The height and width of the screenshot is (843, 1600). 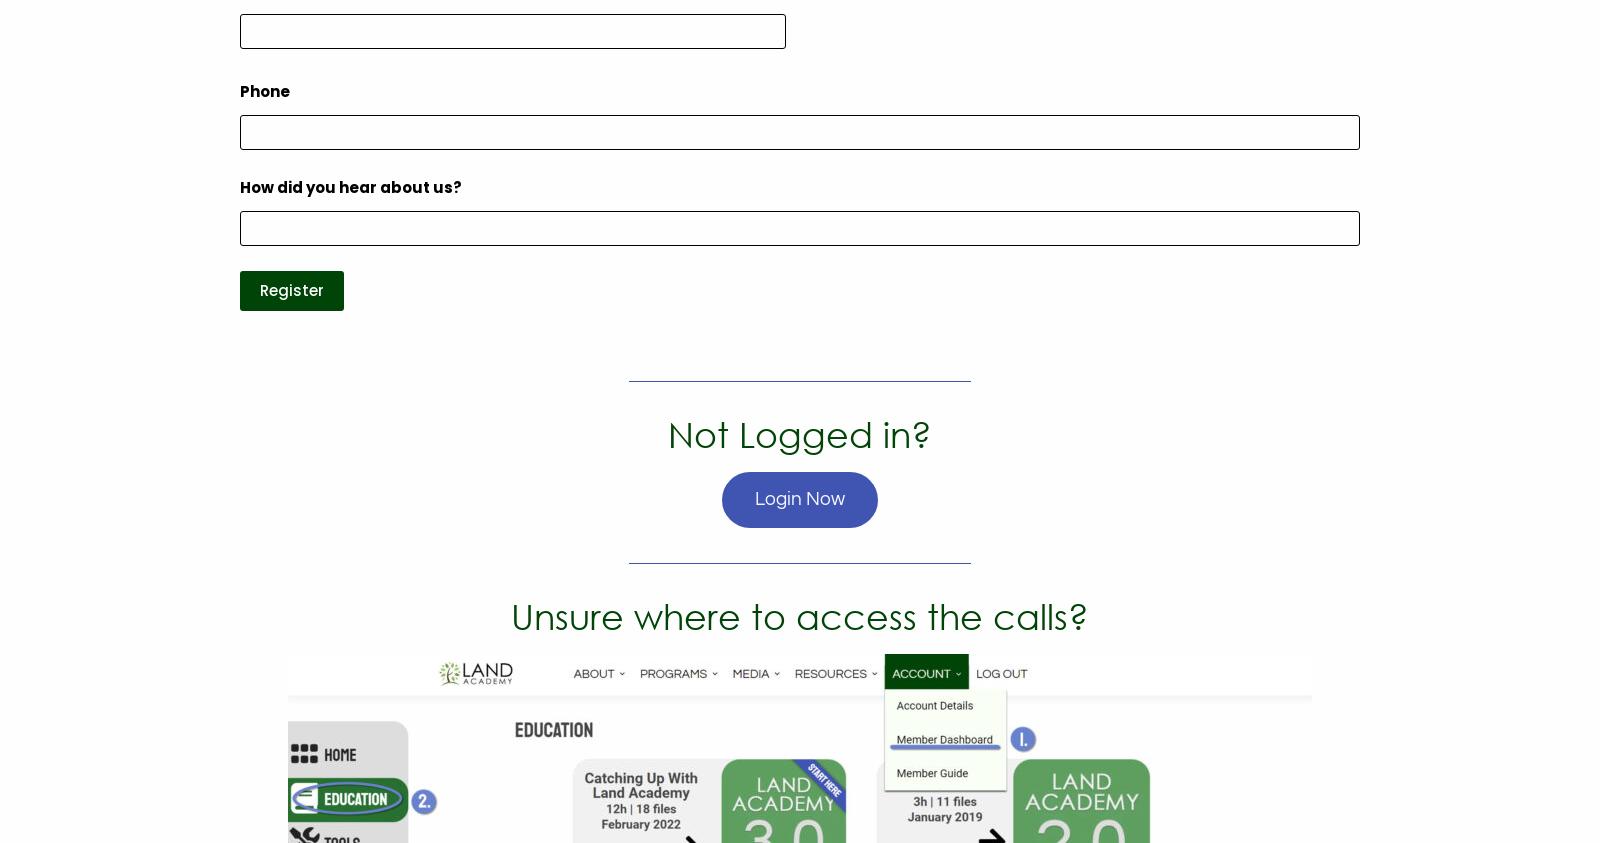 What do you see at coordinates (1128, 289) in the screenshot?
I see `'Privacy Policy'` at bounding box center [1128, 289].